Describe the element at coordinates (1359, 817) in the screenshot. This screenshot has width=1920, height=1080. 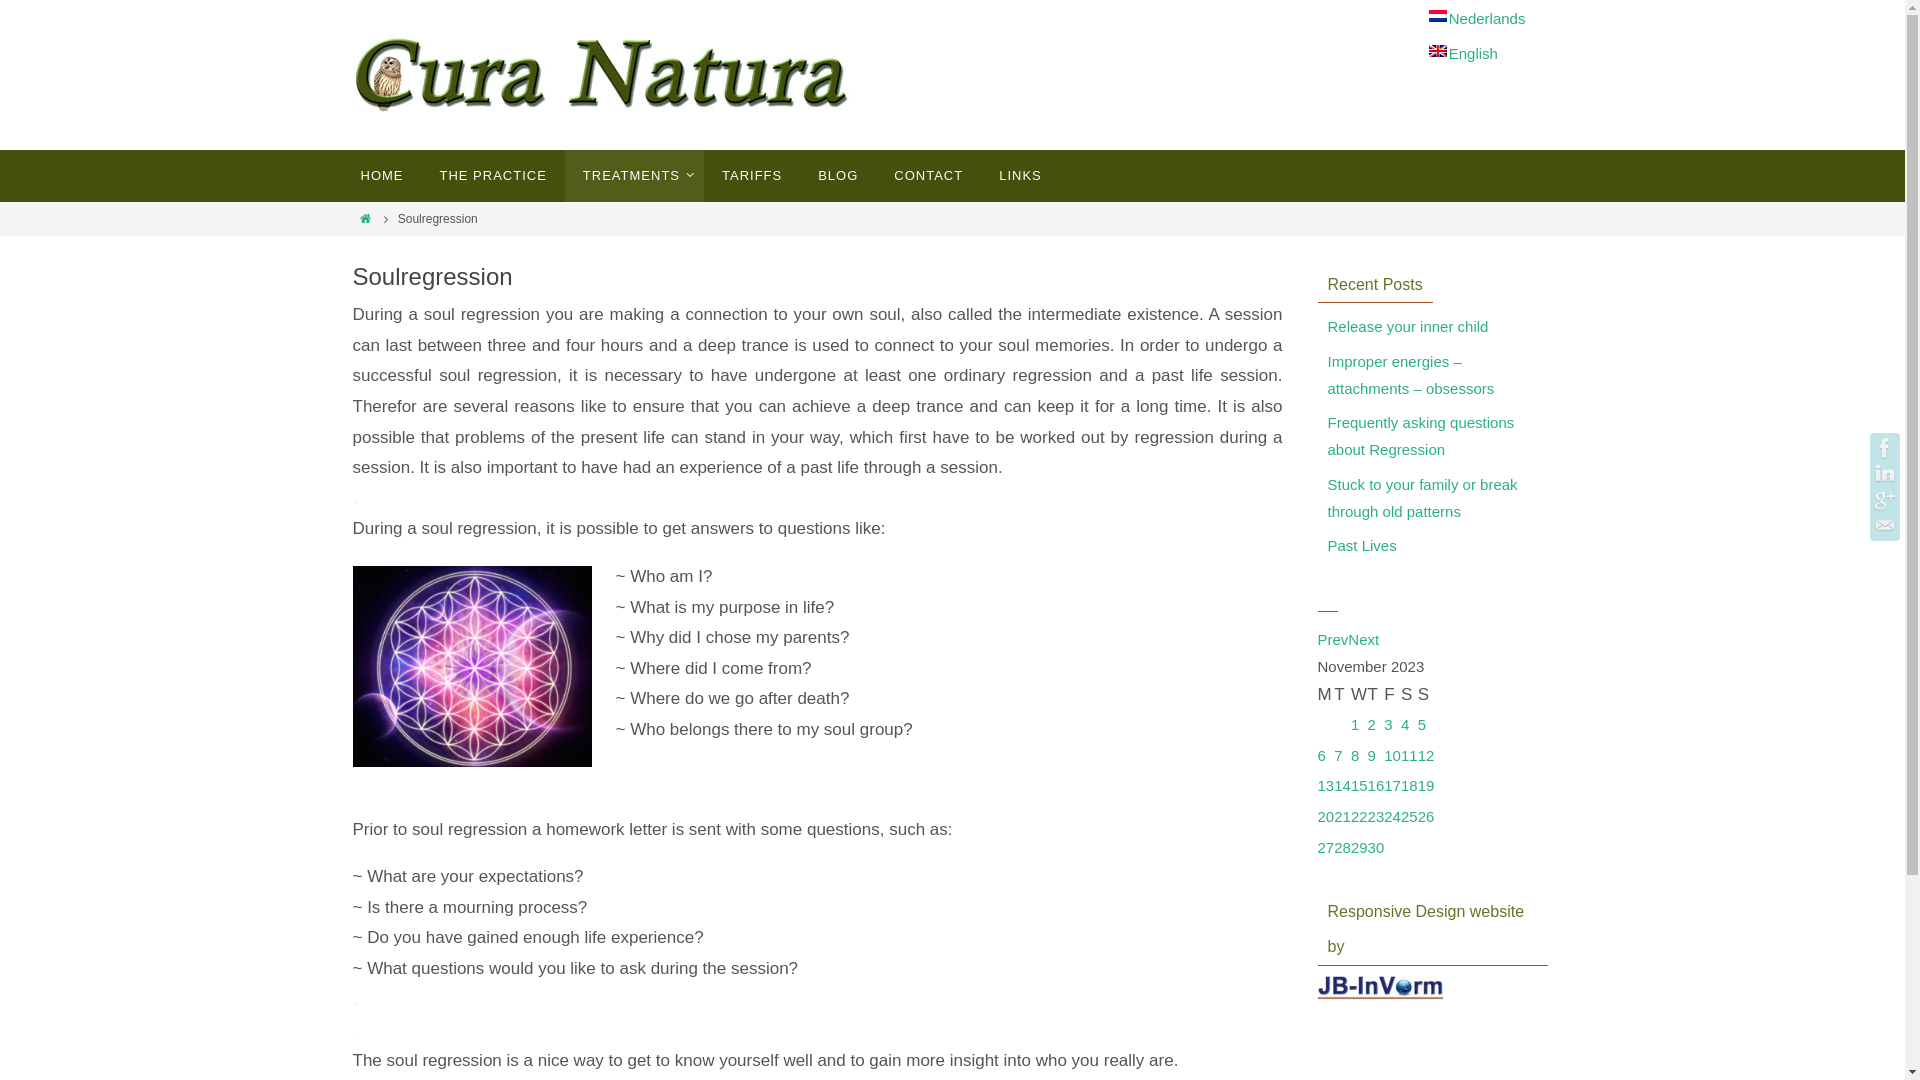
I see `'22'` at that location.